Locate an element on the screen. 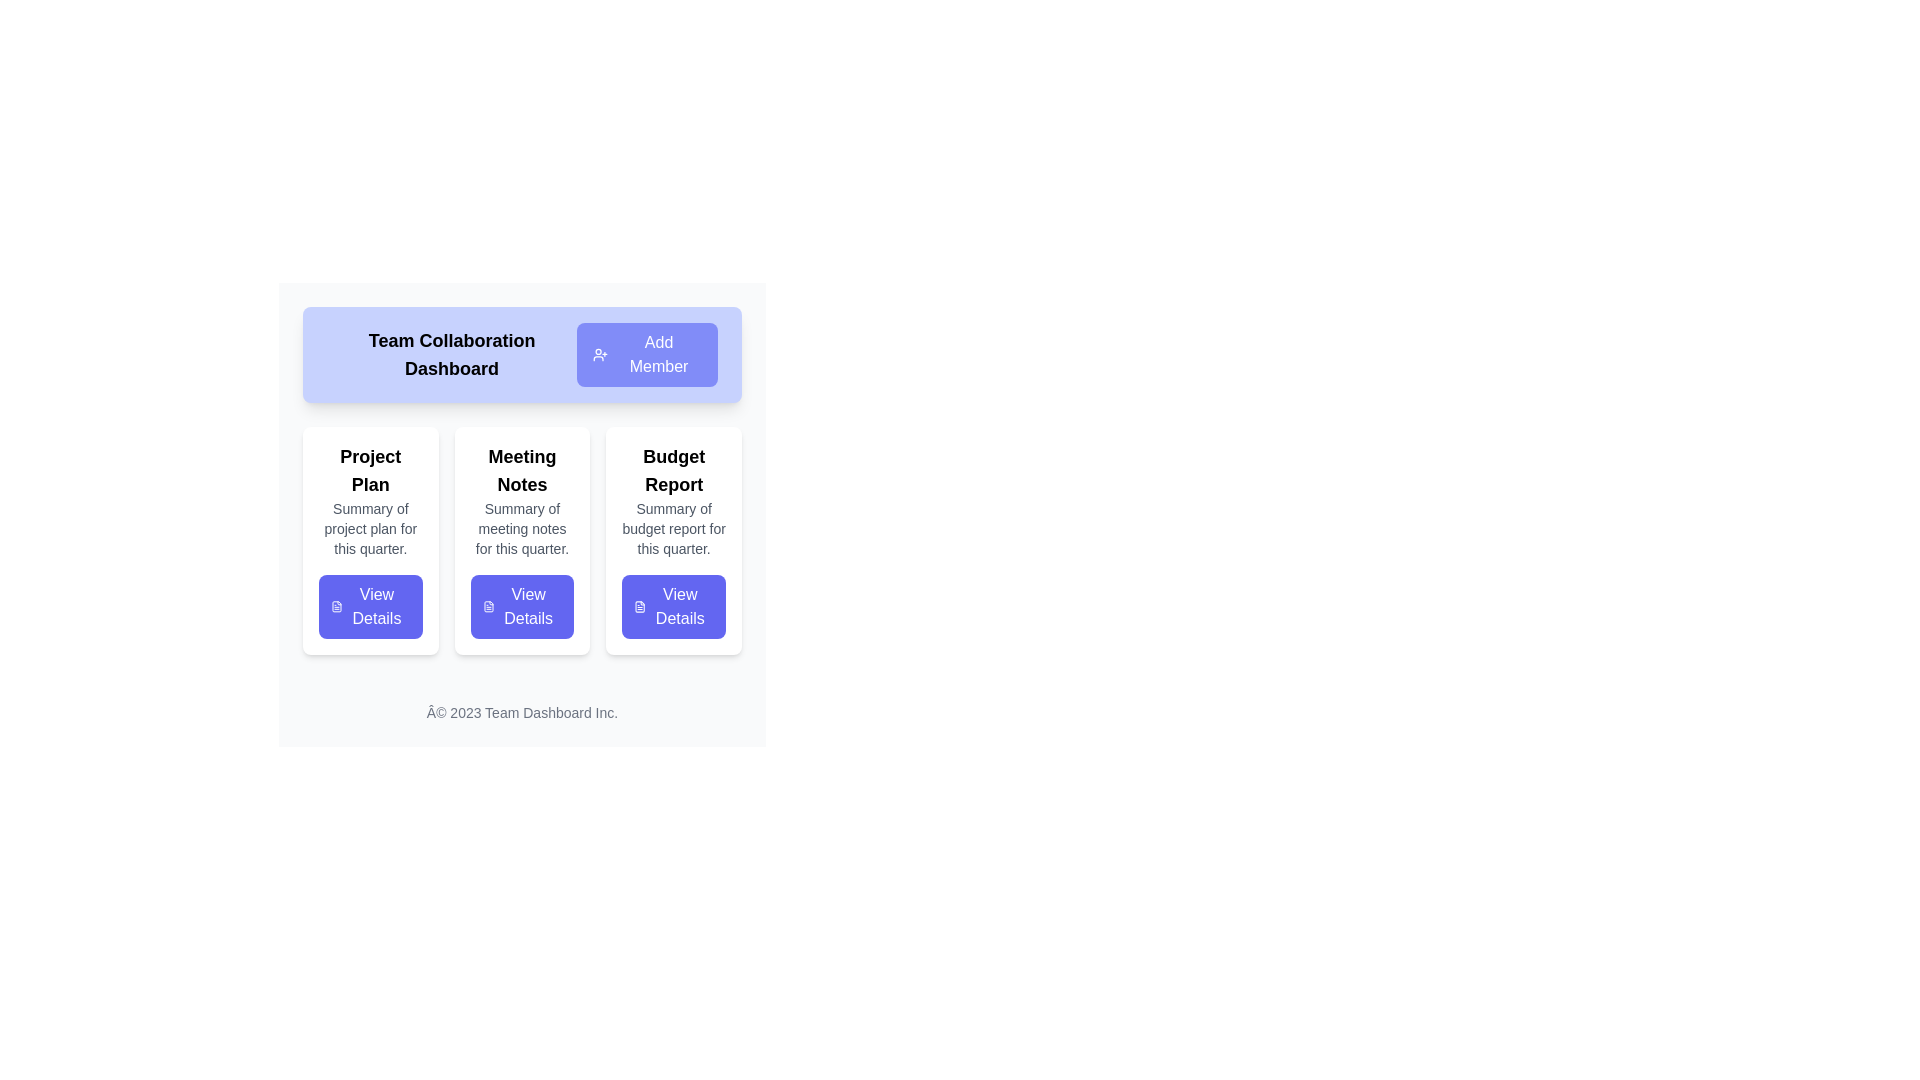  the text label displaying 'Project Plan', which is bold and prominently positioned above a description text block is located at coordinates (370, 470).